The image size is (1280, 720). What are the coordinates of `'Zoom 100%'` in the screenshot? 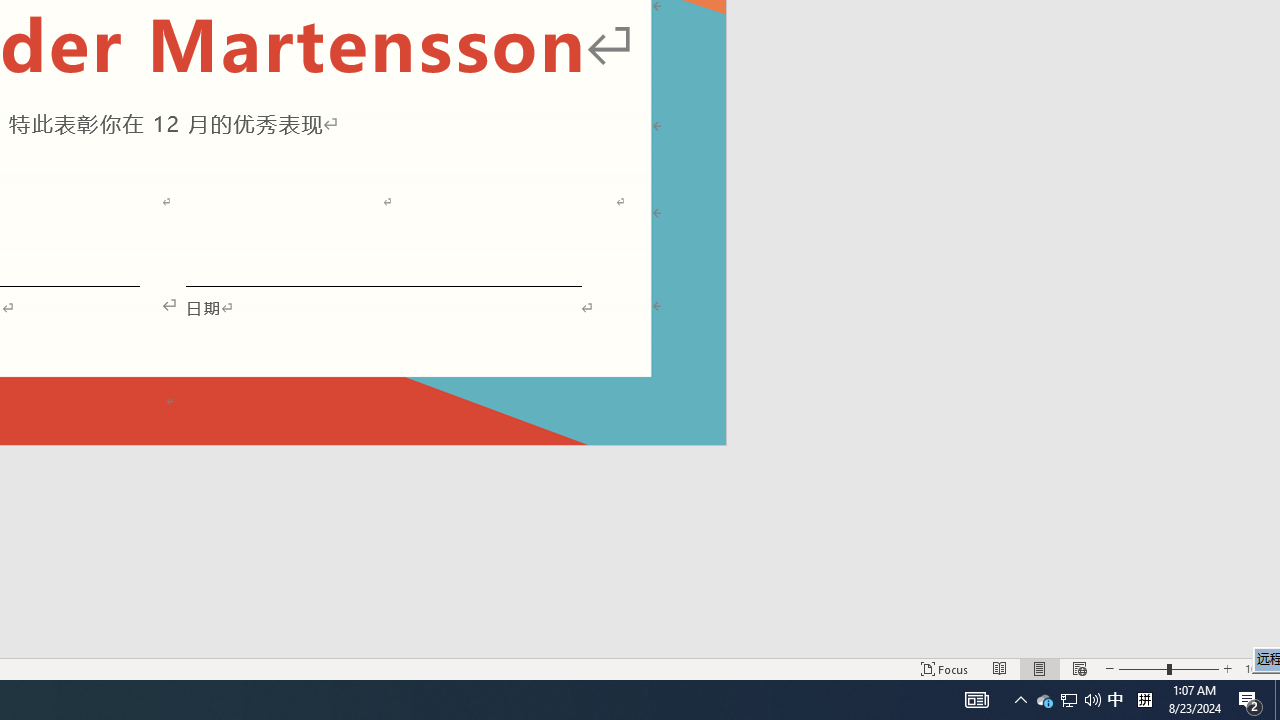 It's located at (1257, 669).